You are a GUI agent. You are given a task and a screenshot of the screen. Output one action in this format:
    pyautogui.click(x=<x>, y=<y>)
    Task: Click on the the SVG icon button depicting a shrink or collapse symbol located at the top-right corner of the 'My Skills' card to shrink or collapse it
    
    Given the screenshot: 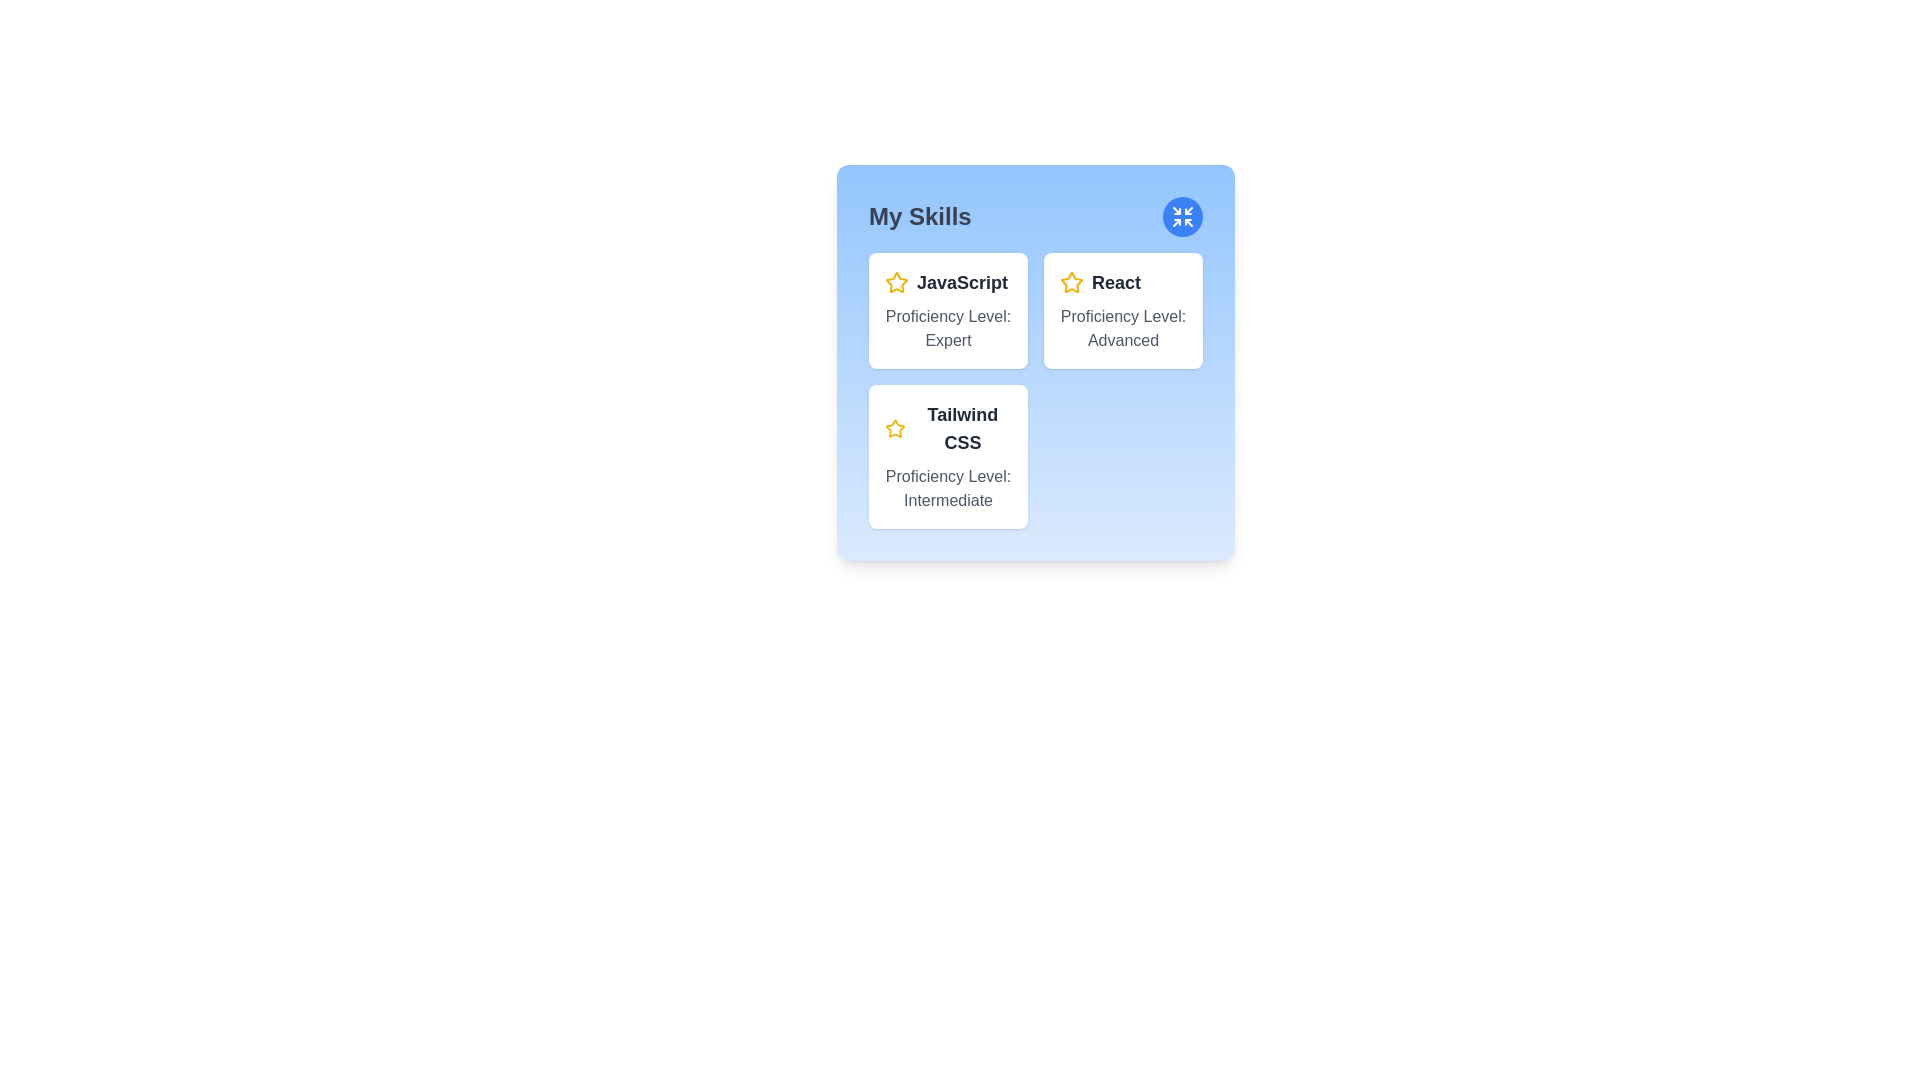 What is the action you would take?
    pyautogui.click(x=1182, y=216)
    